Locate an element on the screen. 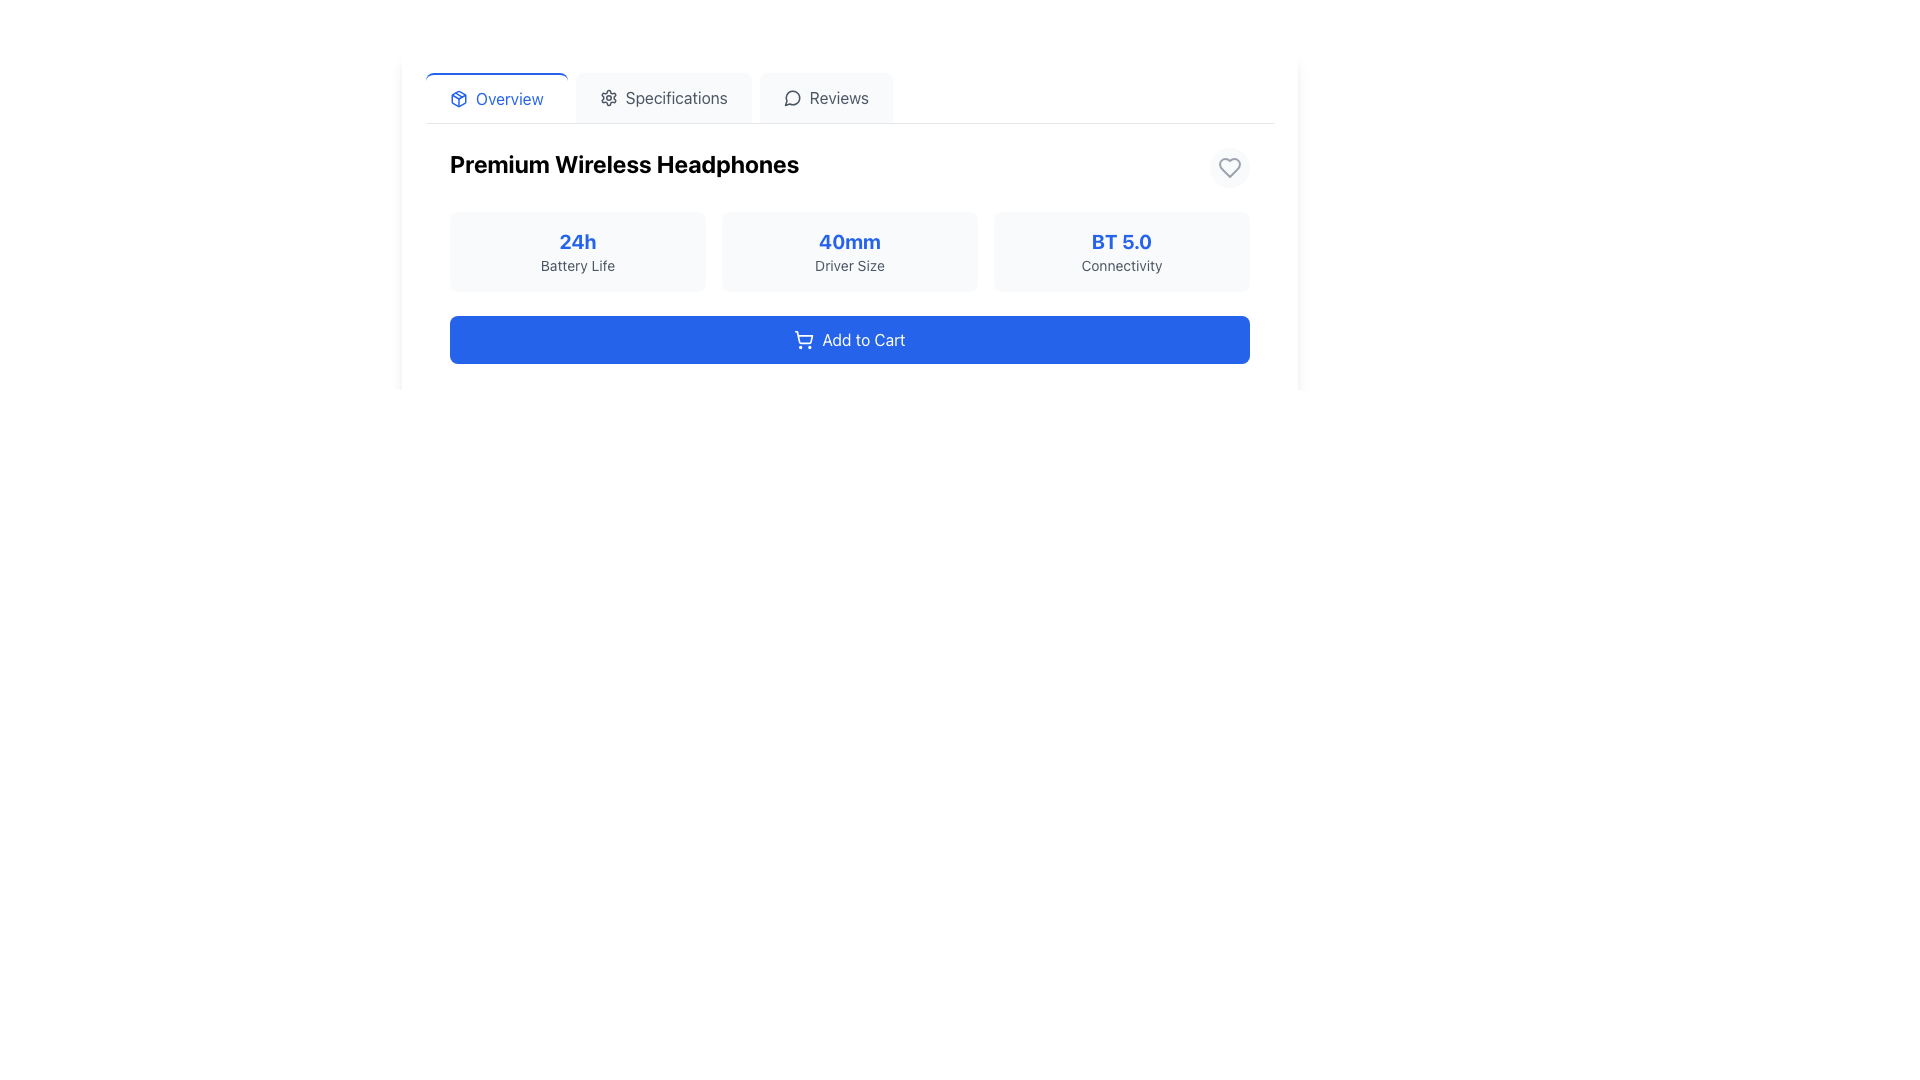 The width and height of the screenshot is (1920, 1080). the settings icon, which is represented by a gear-shaped graphic component is located at coordinates (607, 97).